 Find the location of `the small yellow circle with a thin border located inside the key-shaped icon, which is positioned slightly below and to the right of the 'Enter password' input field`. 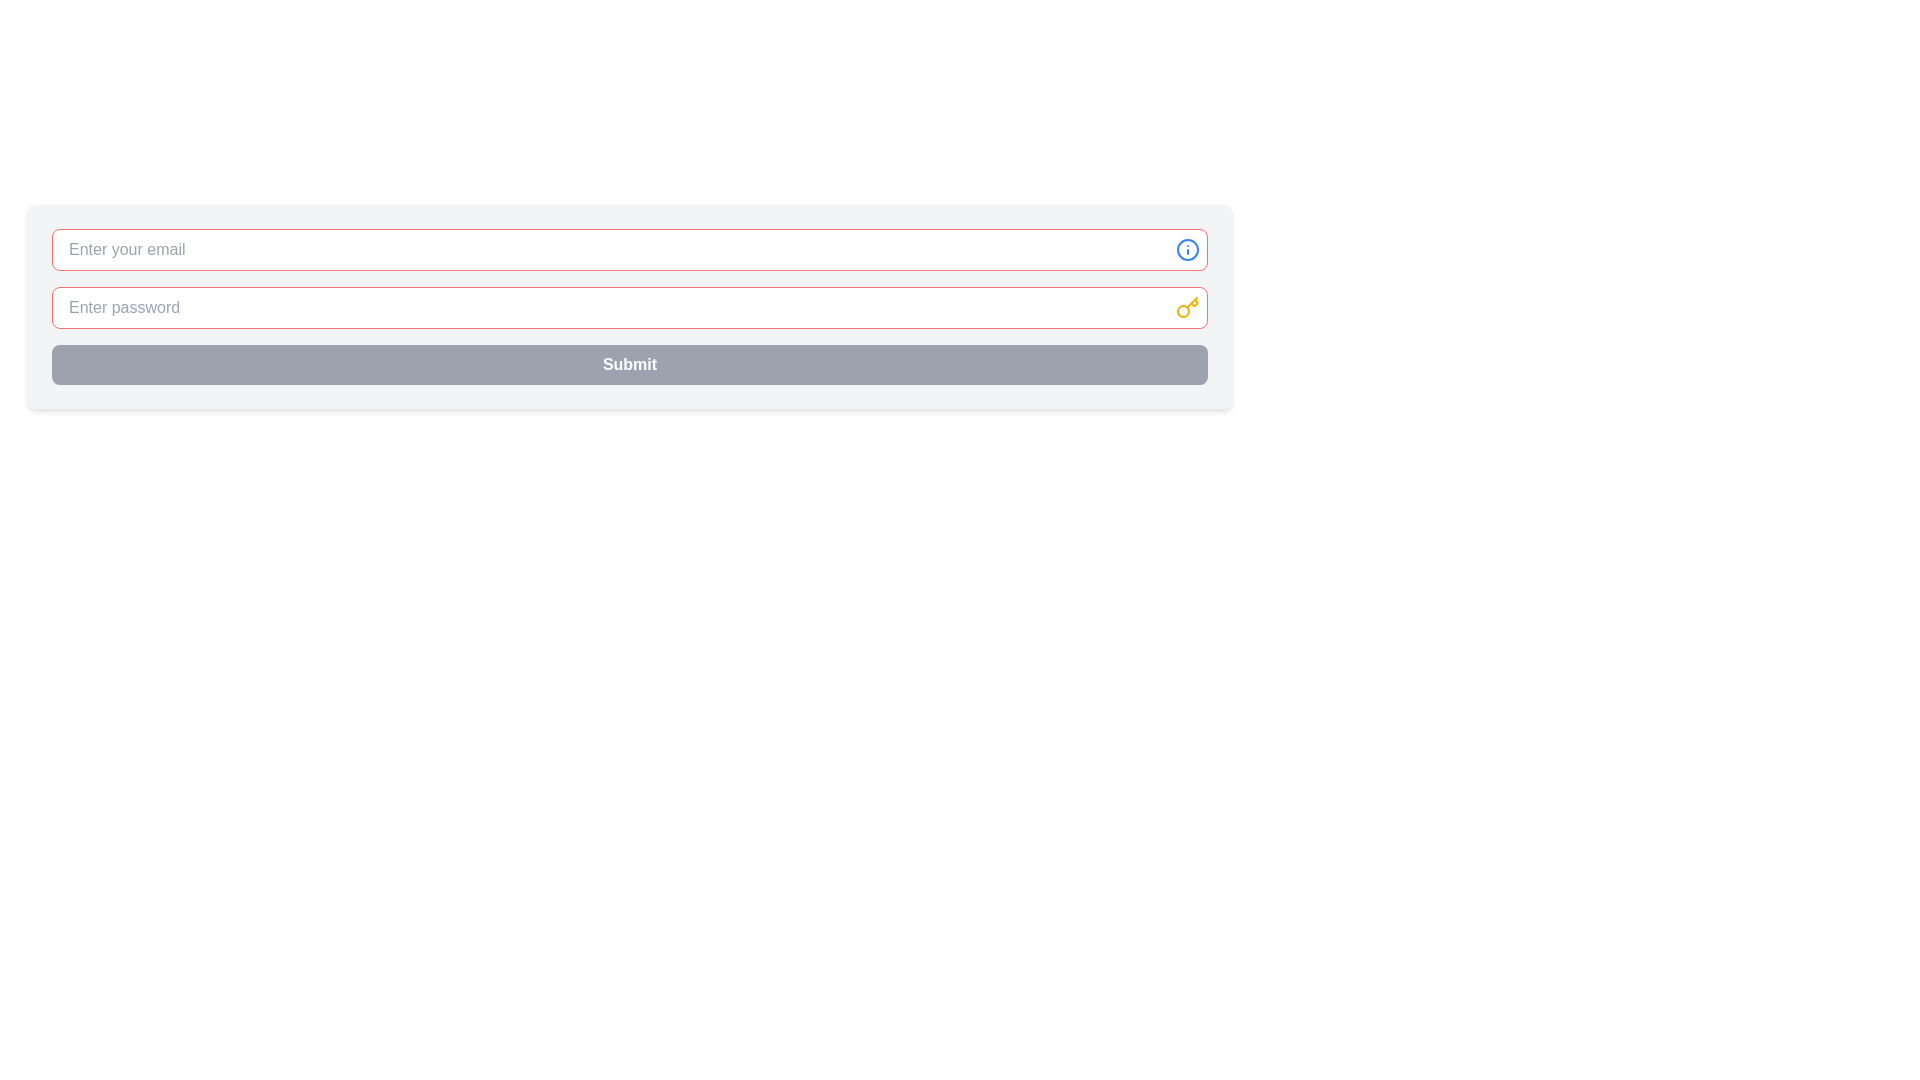

the small yellow circle with a thin border located inside the key-shaped icon, which is positioned slightly below and to the right of the 'Enter password' input field is located at coordinates (1183, 311).